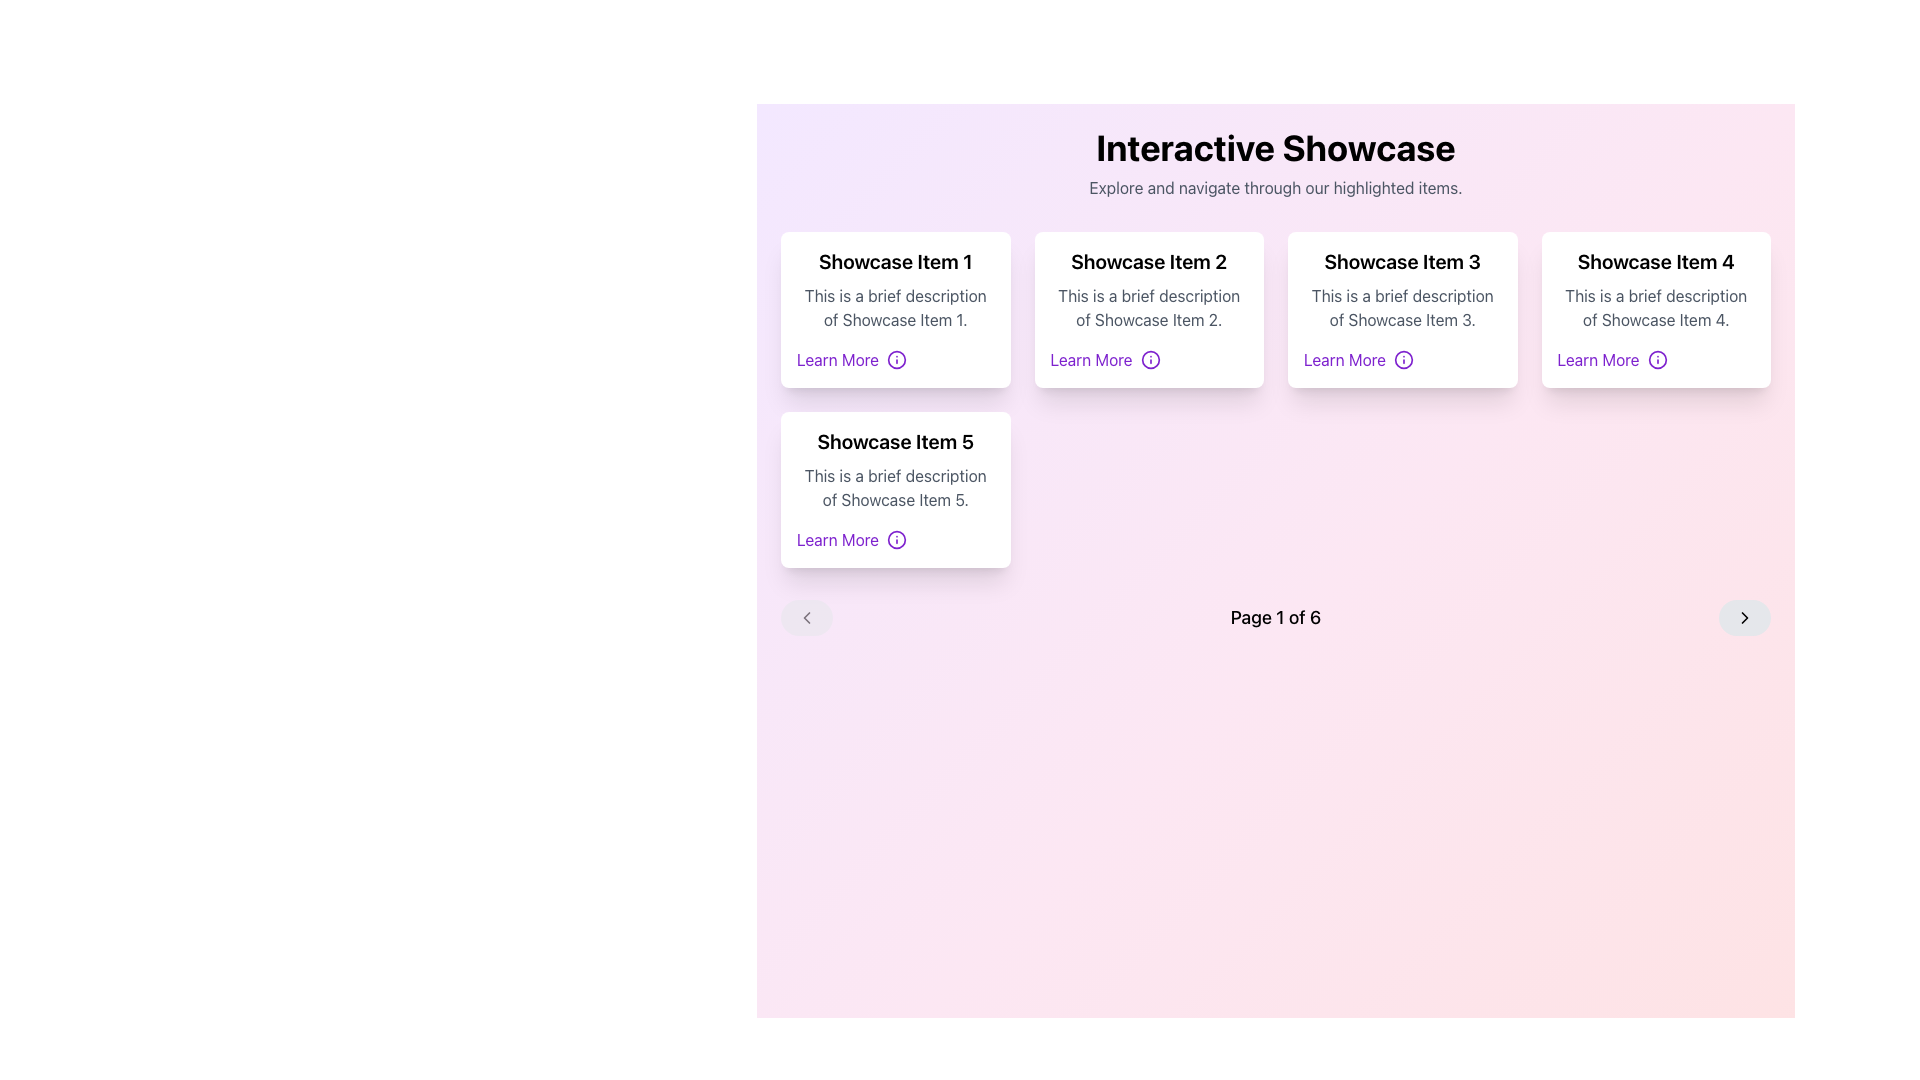 The width and height of the screenshot is (1920, 1080). What do you see at coordinates (896, 540) in the screenshot?
I see `the decorative circular graphic within the 'Learn More' link section of the card for 'Showcase Item 5', which is styled with a thin border and is adjacent to the 'Learn More' text` at bounding box center [896, 540].